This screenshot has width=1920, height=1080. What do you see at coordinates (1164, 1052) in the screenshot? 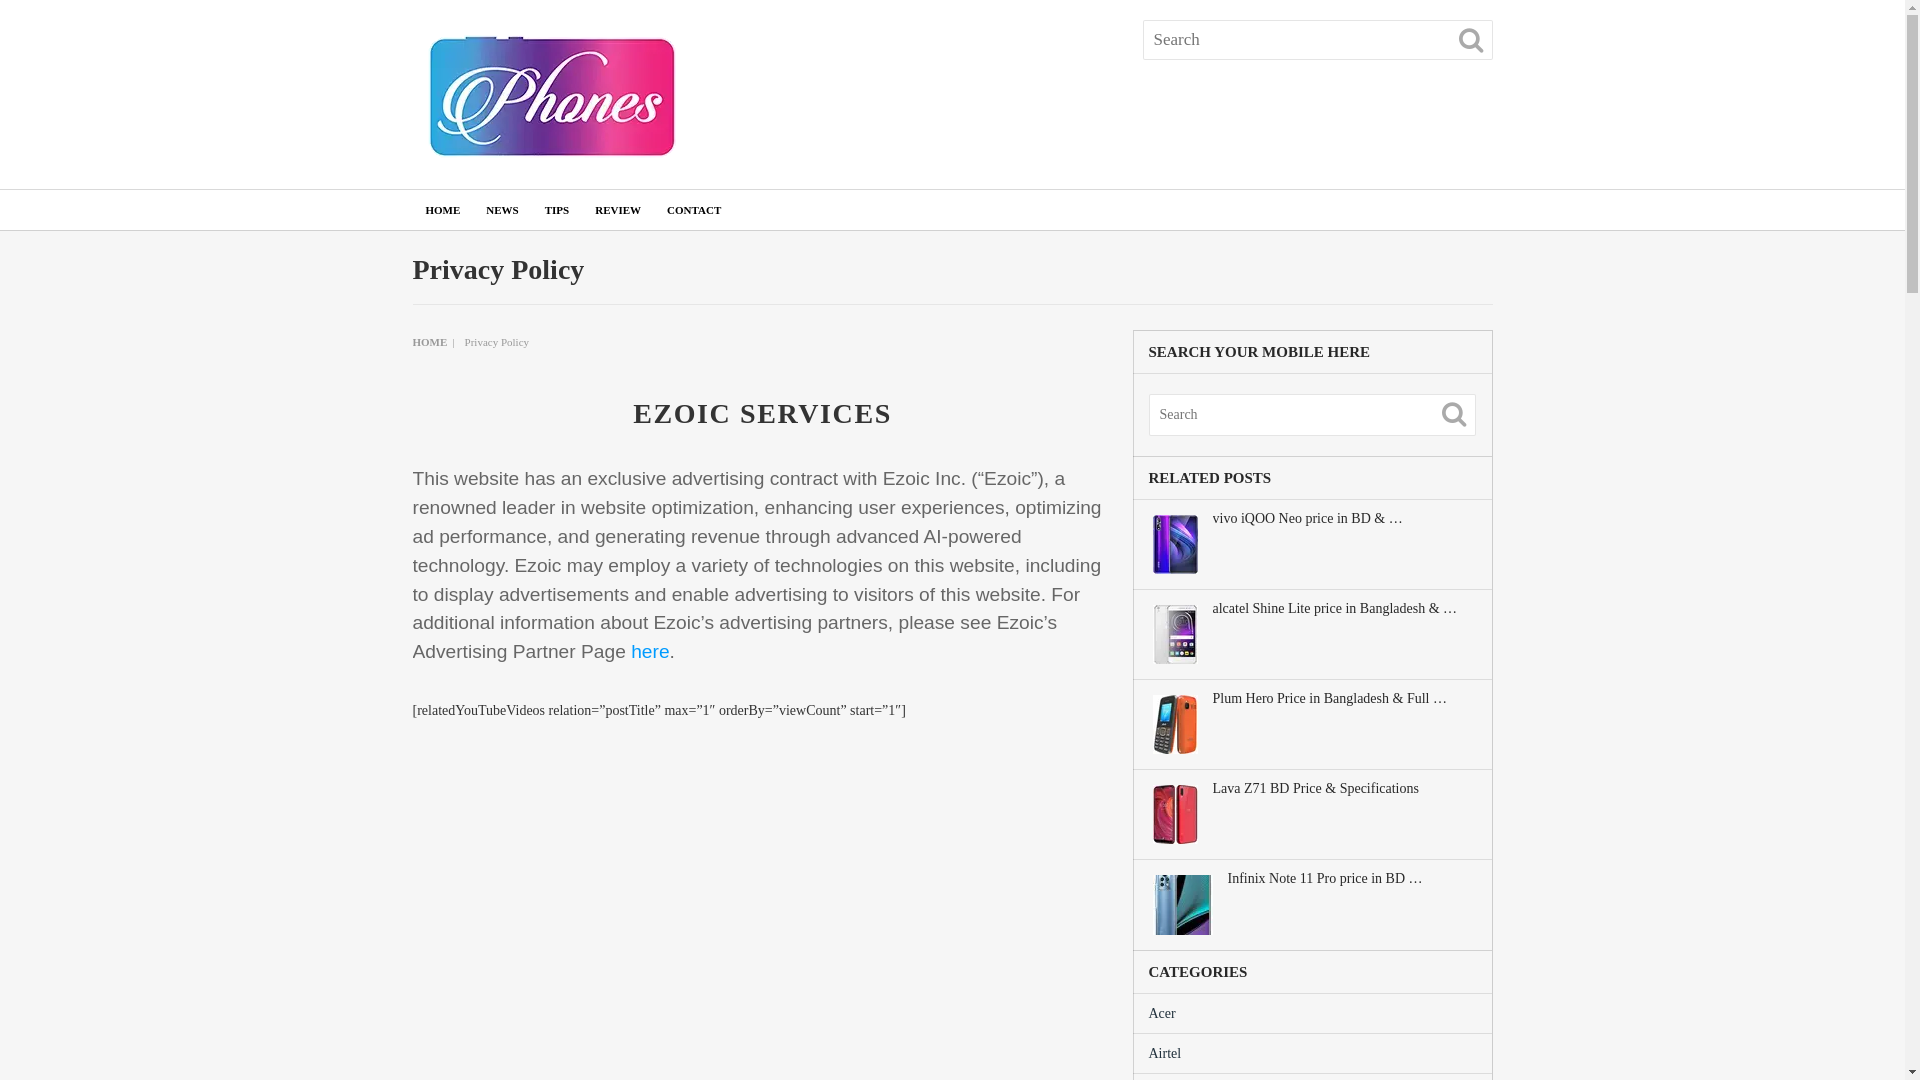
I see `'Airtel'` at bounding box center [1164, 1052].